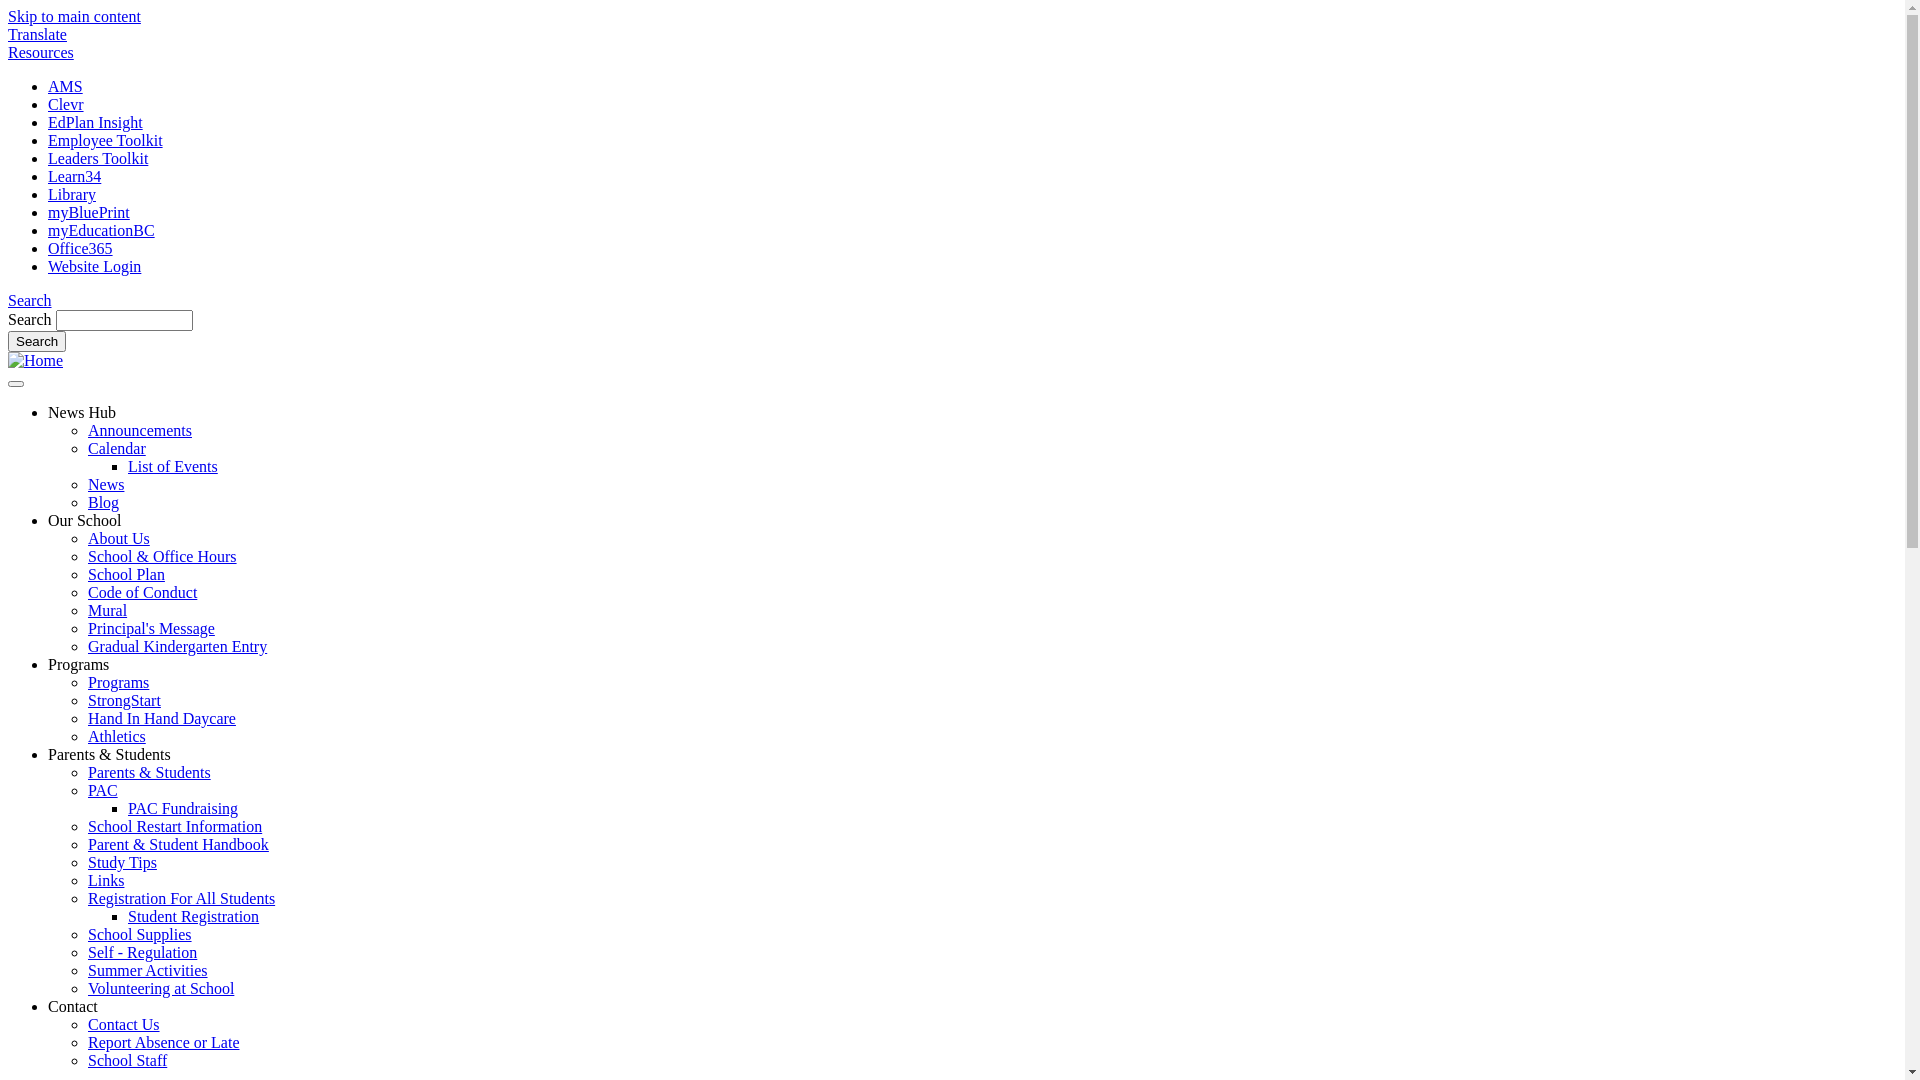  What do you see at coordinates (127, 807) in the screenshot?
I see `'PAC Fundraising'` at bounding box center [127, 807].